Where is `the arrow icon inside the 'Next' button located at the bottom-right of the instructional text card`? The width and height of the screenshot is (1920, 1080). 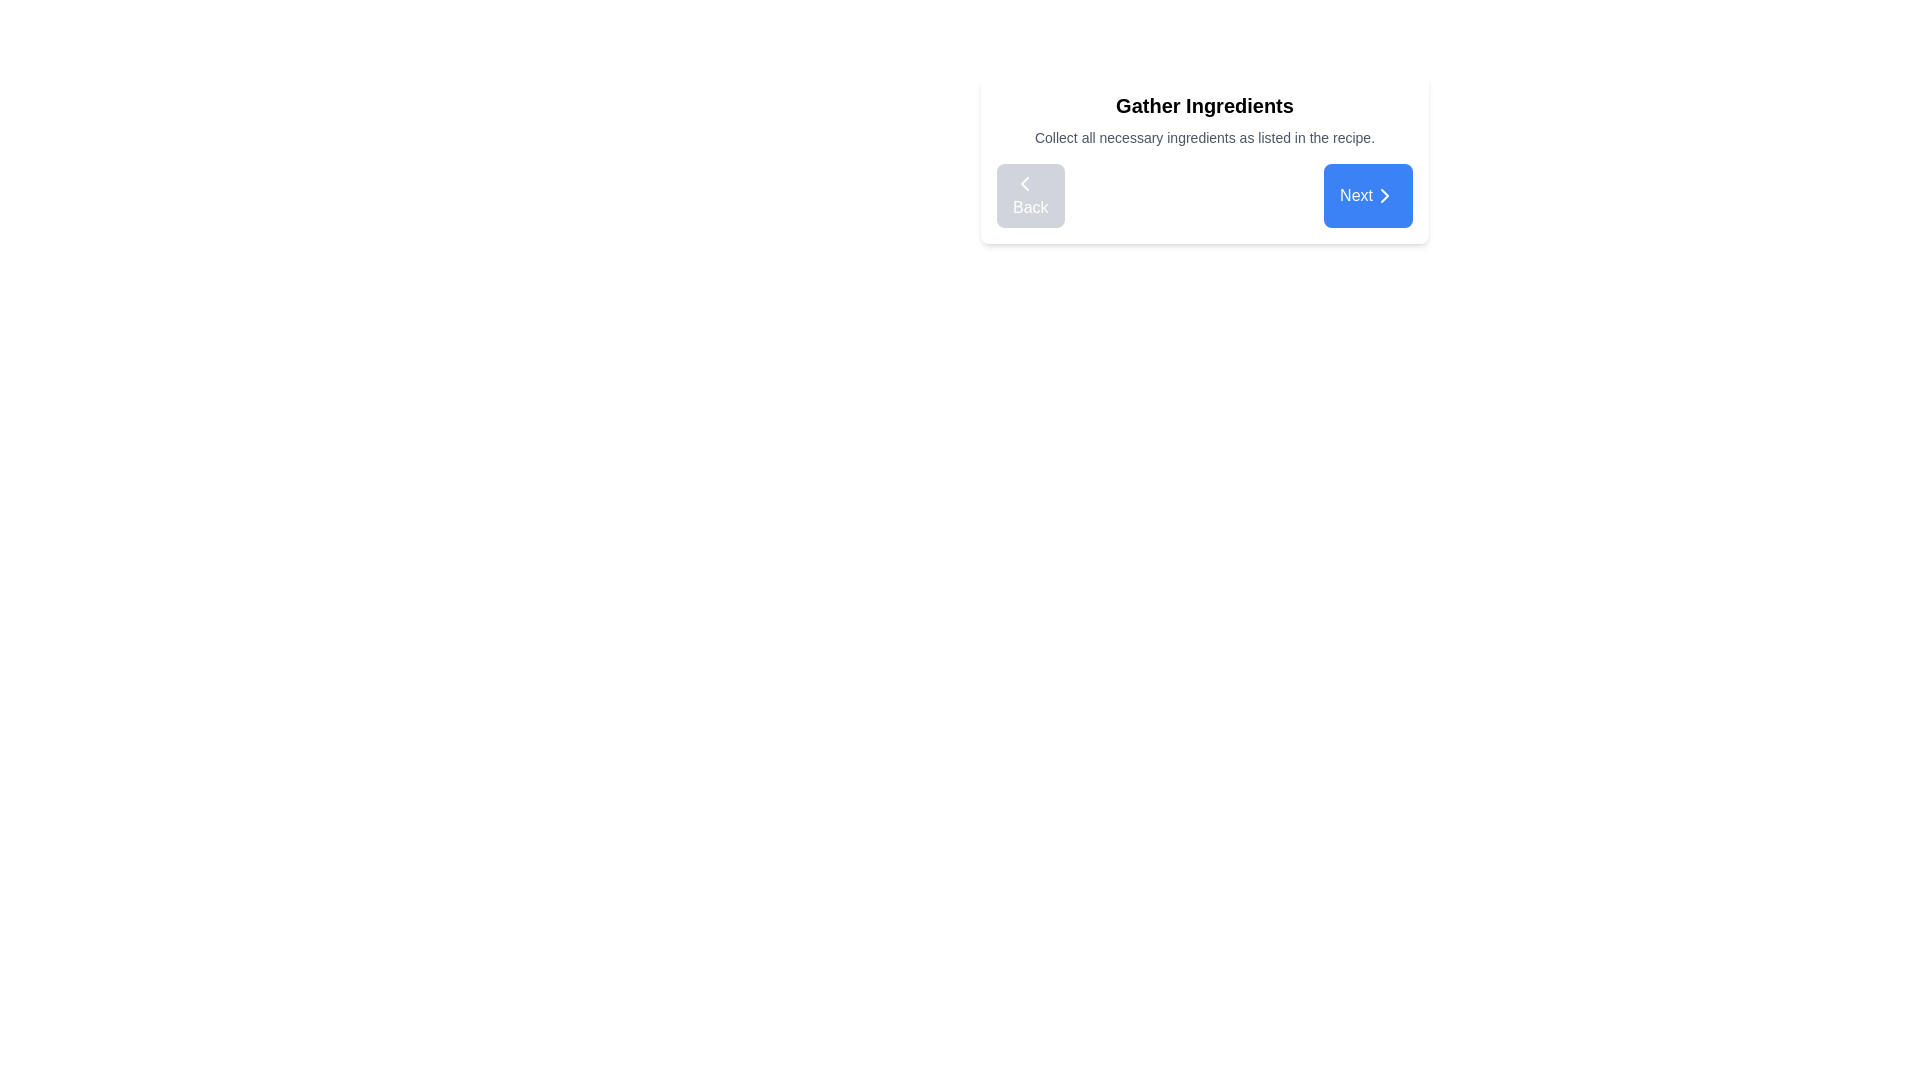 the arrow icon inside the 'Next' button located at the bottom-right of the instructional text card is located at coordinates (1384, 196).